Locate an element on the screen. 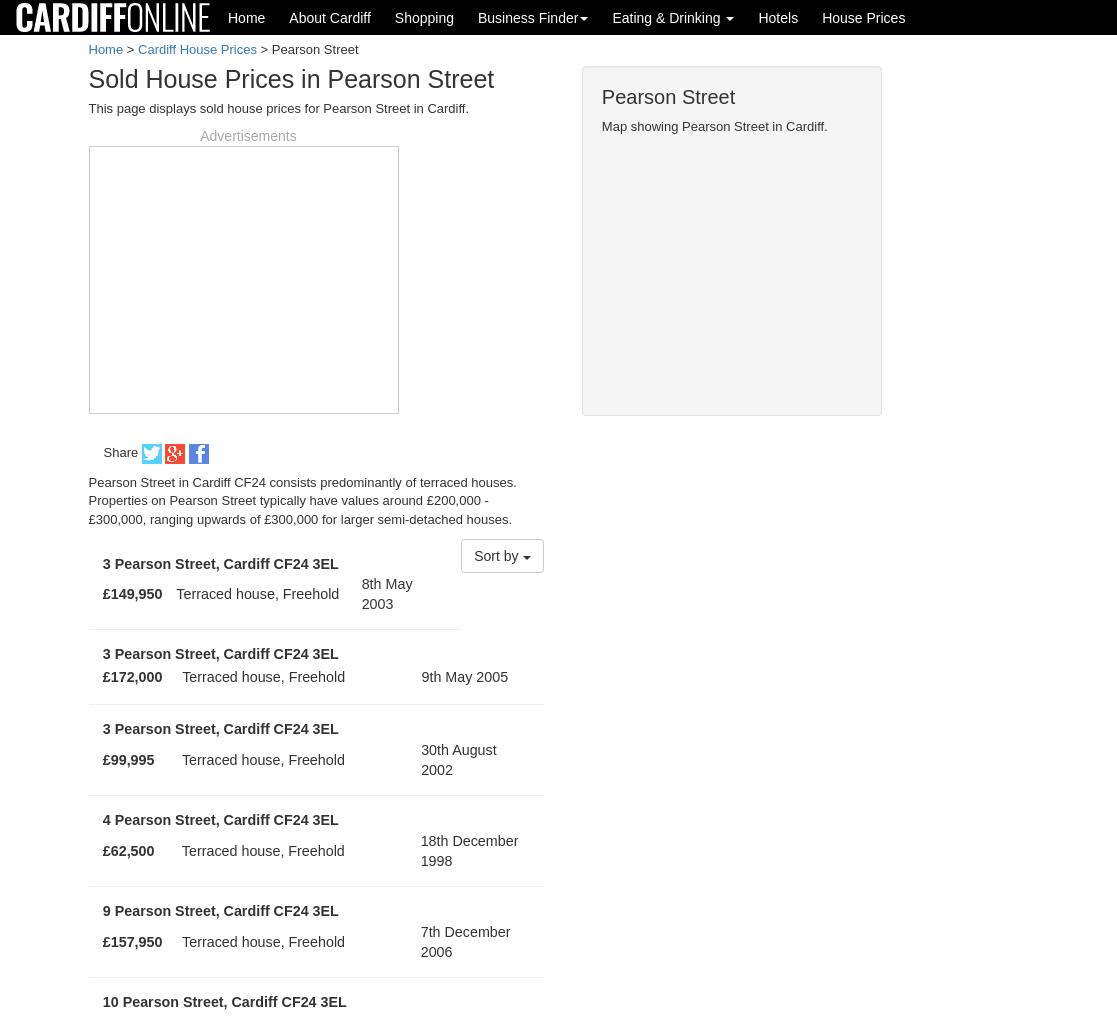 The height and width of the screenshot is (1016, 1117). 'Pearson Street in Cardiff CF24 consists predominantly of terraced houses. Properties on Pearson Street typically have values around £200,000 - £300,000, ranging upwards of £300,000 for larger semi-detached houses.' is located at coordinates (301, 499).